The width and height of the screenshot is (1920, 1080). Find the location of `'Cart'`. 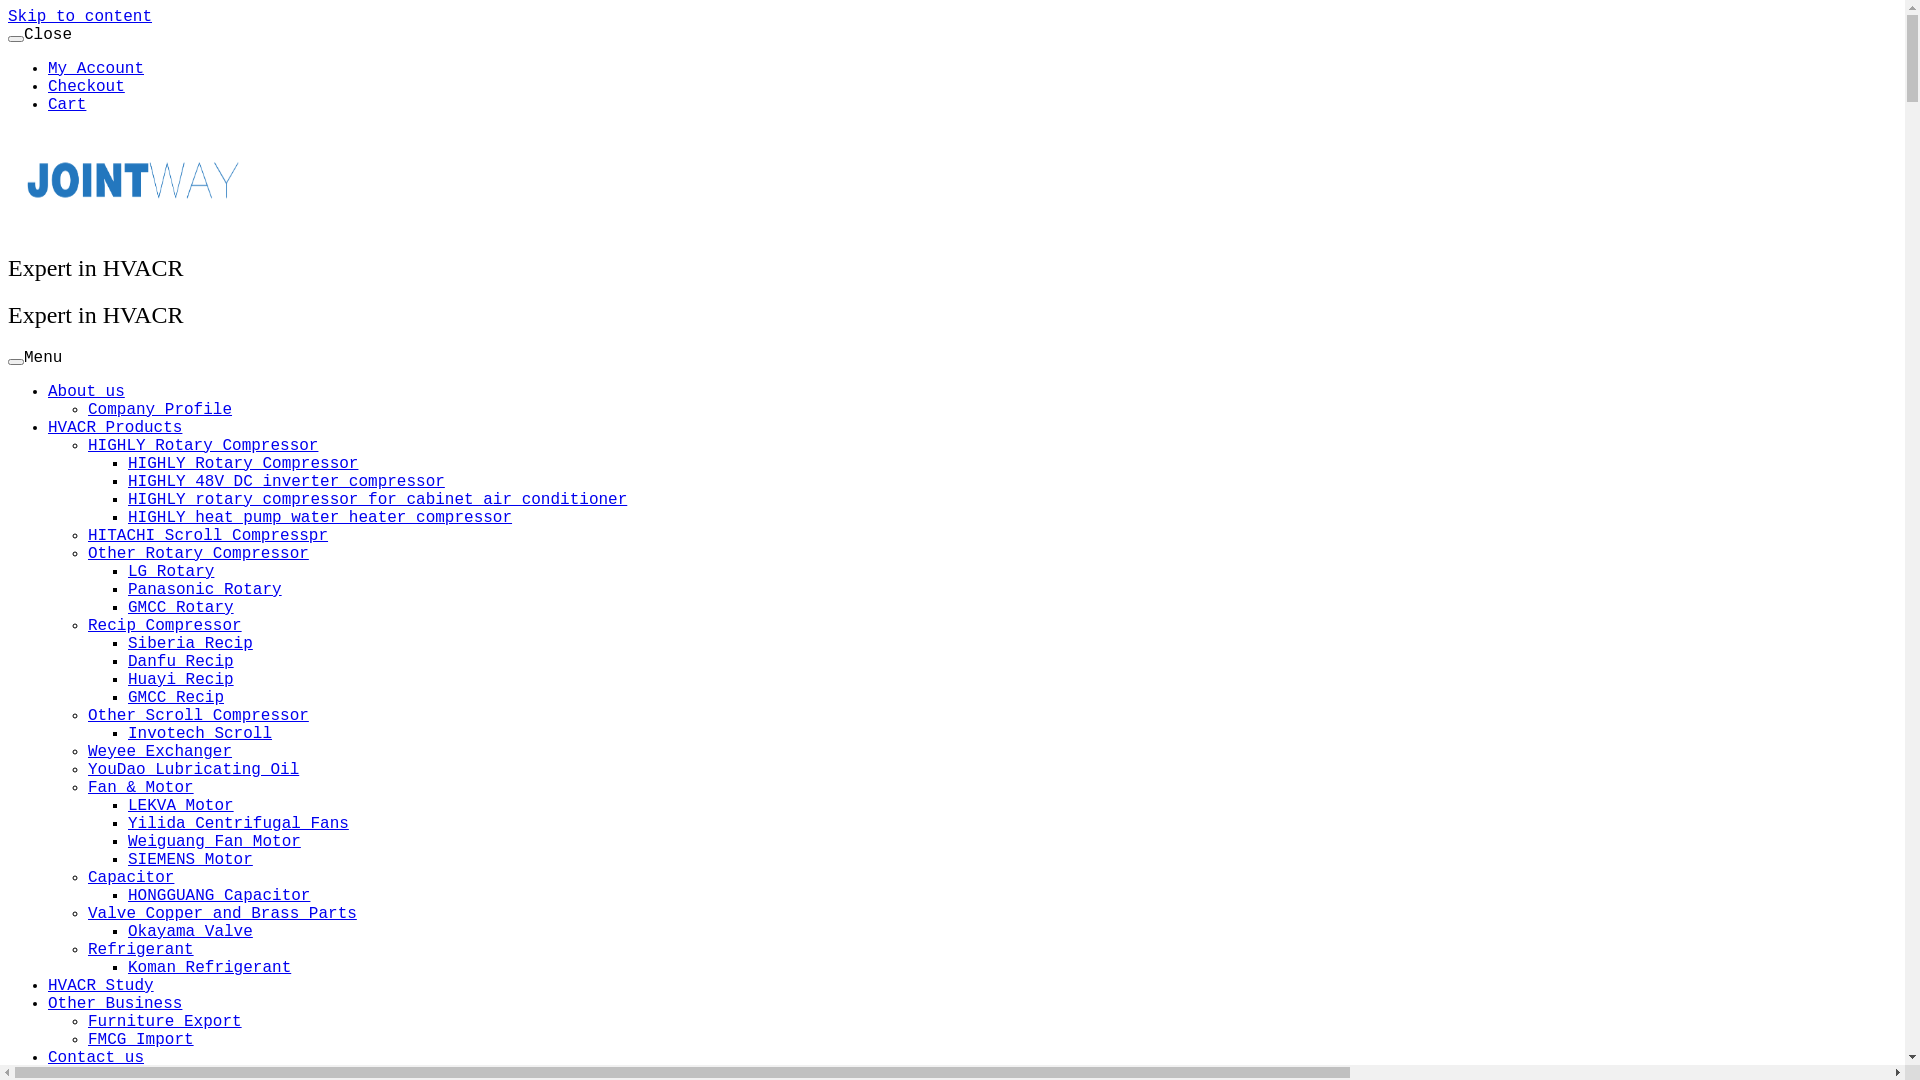

'Cart' is located at coordinates (67, 104).